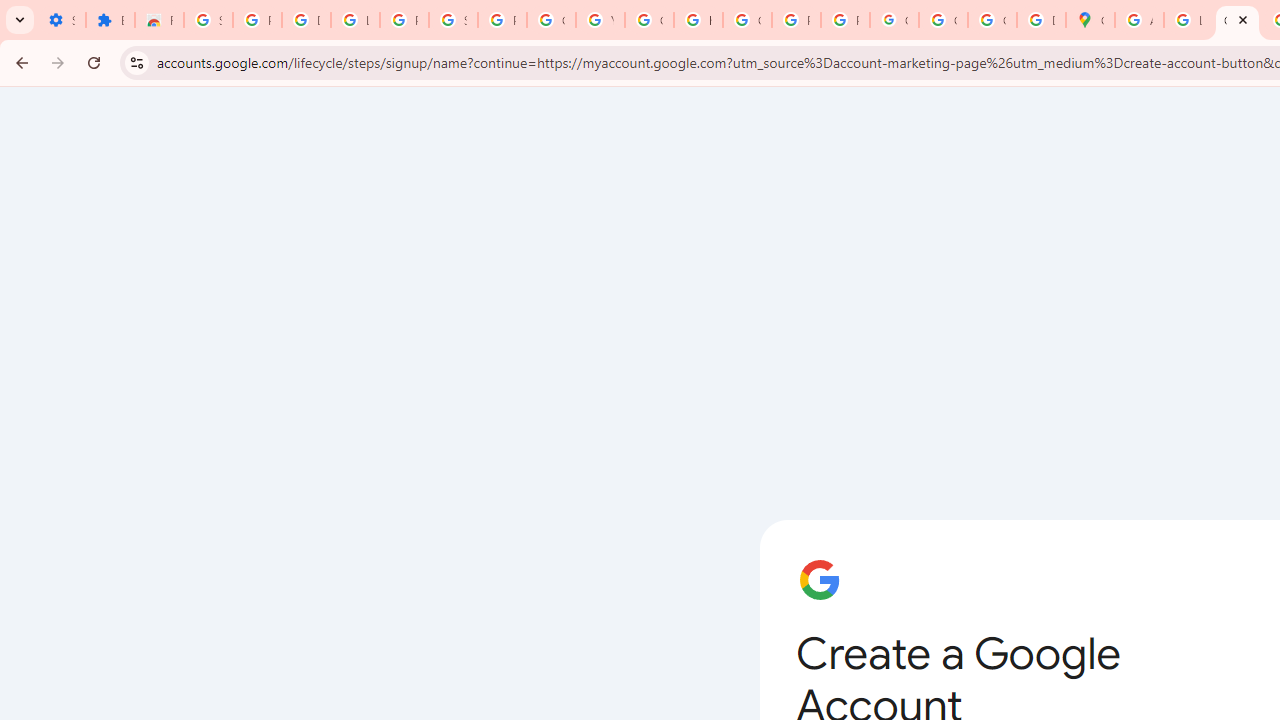 This screenshot has width=1280, height=720. I want to click on 'Reviews: Helix Fruit Jump Arcade Game', so click(158, 20).